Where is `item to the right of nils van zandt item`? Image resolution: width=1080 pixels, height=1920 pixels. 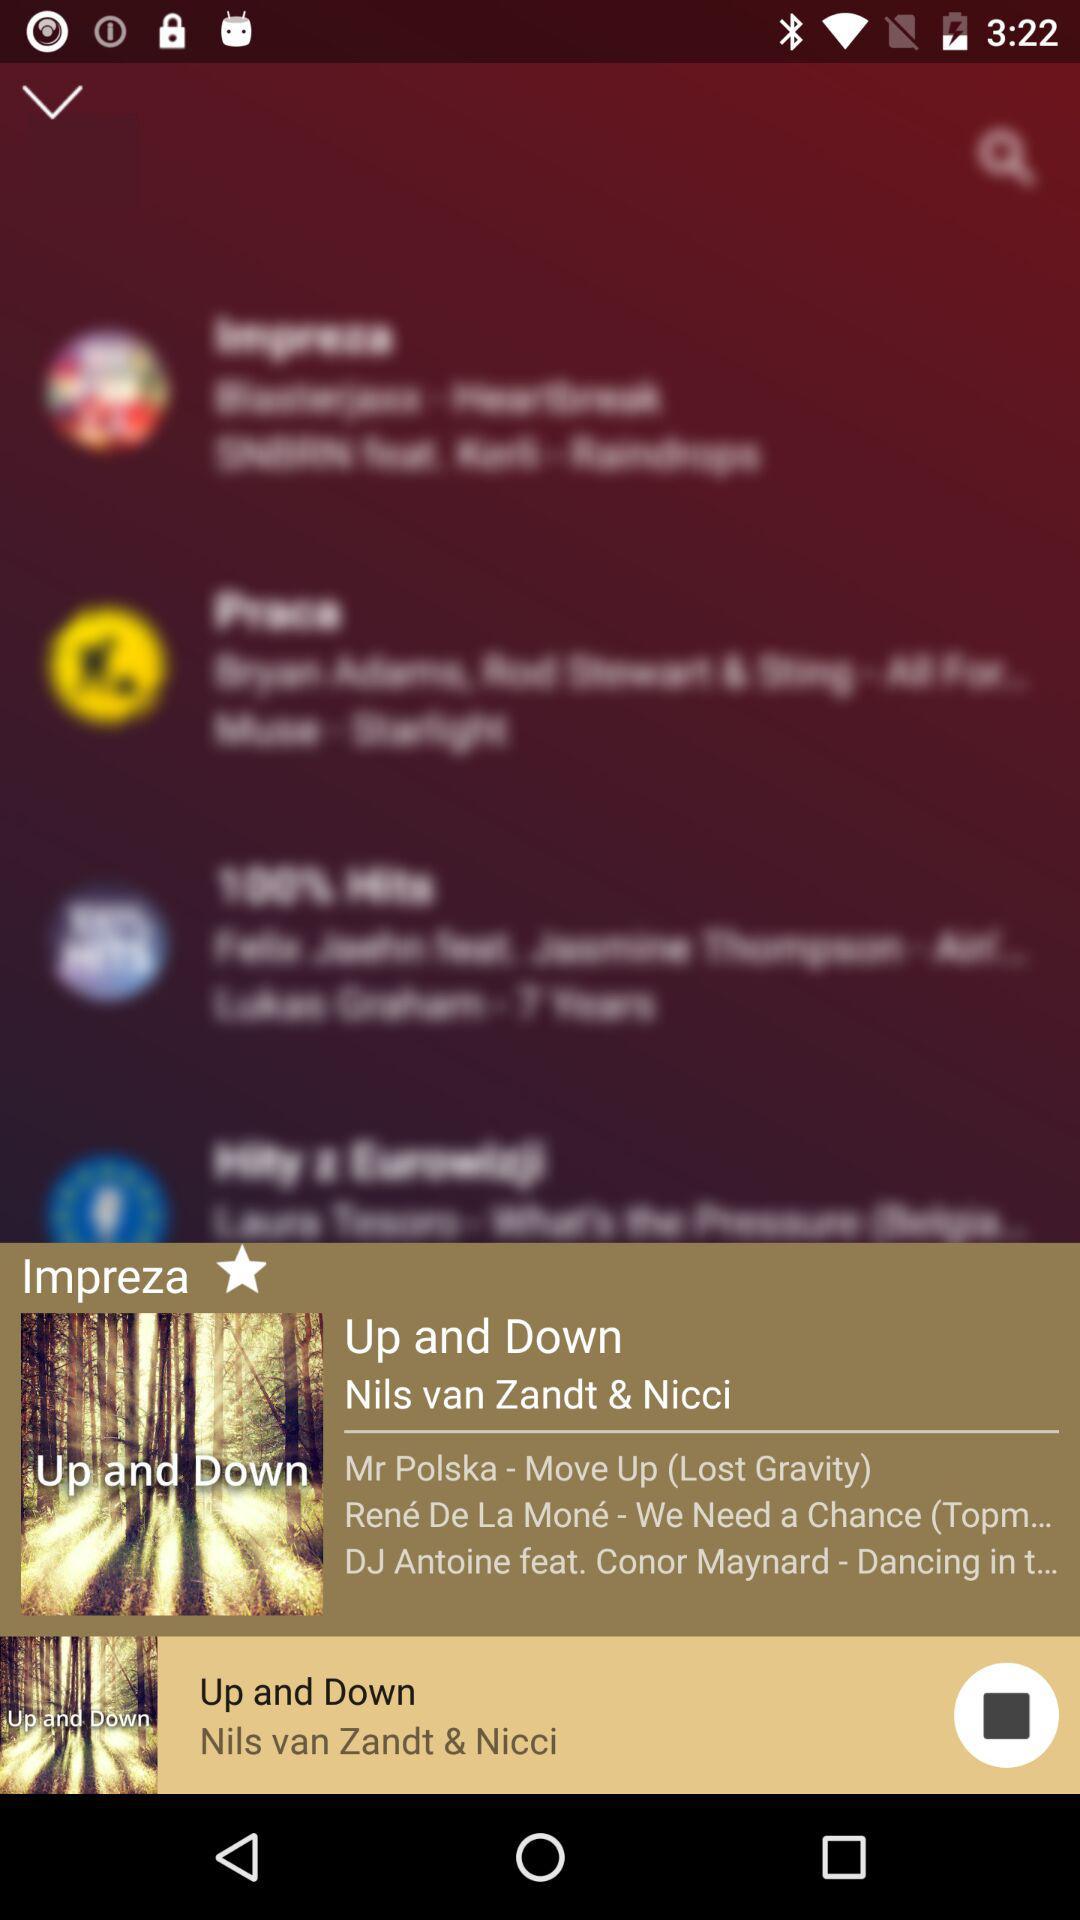 item to the right of nils van zandt item is located at coordinates (1006, 1714).